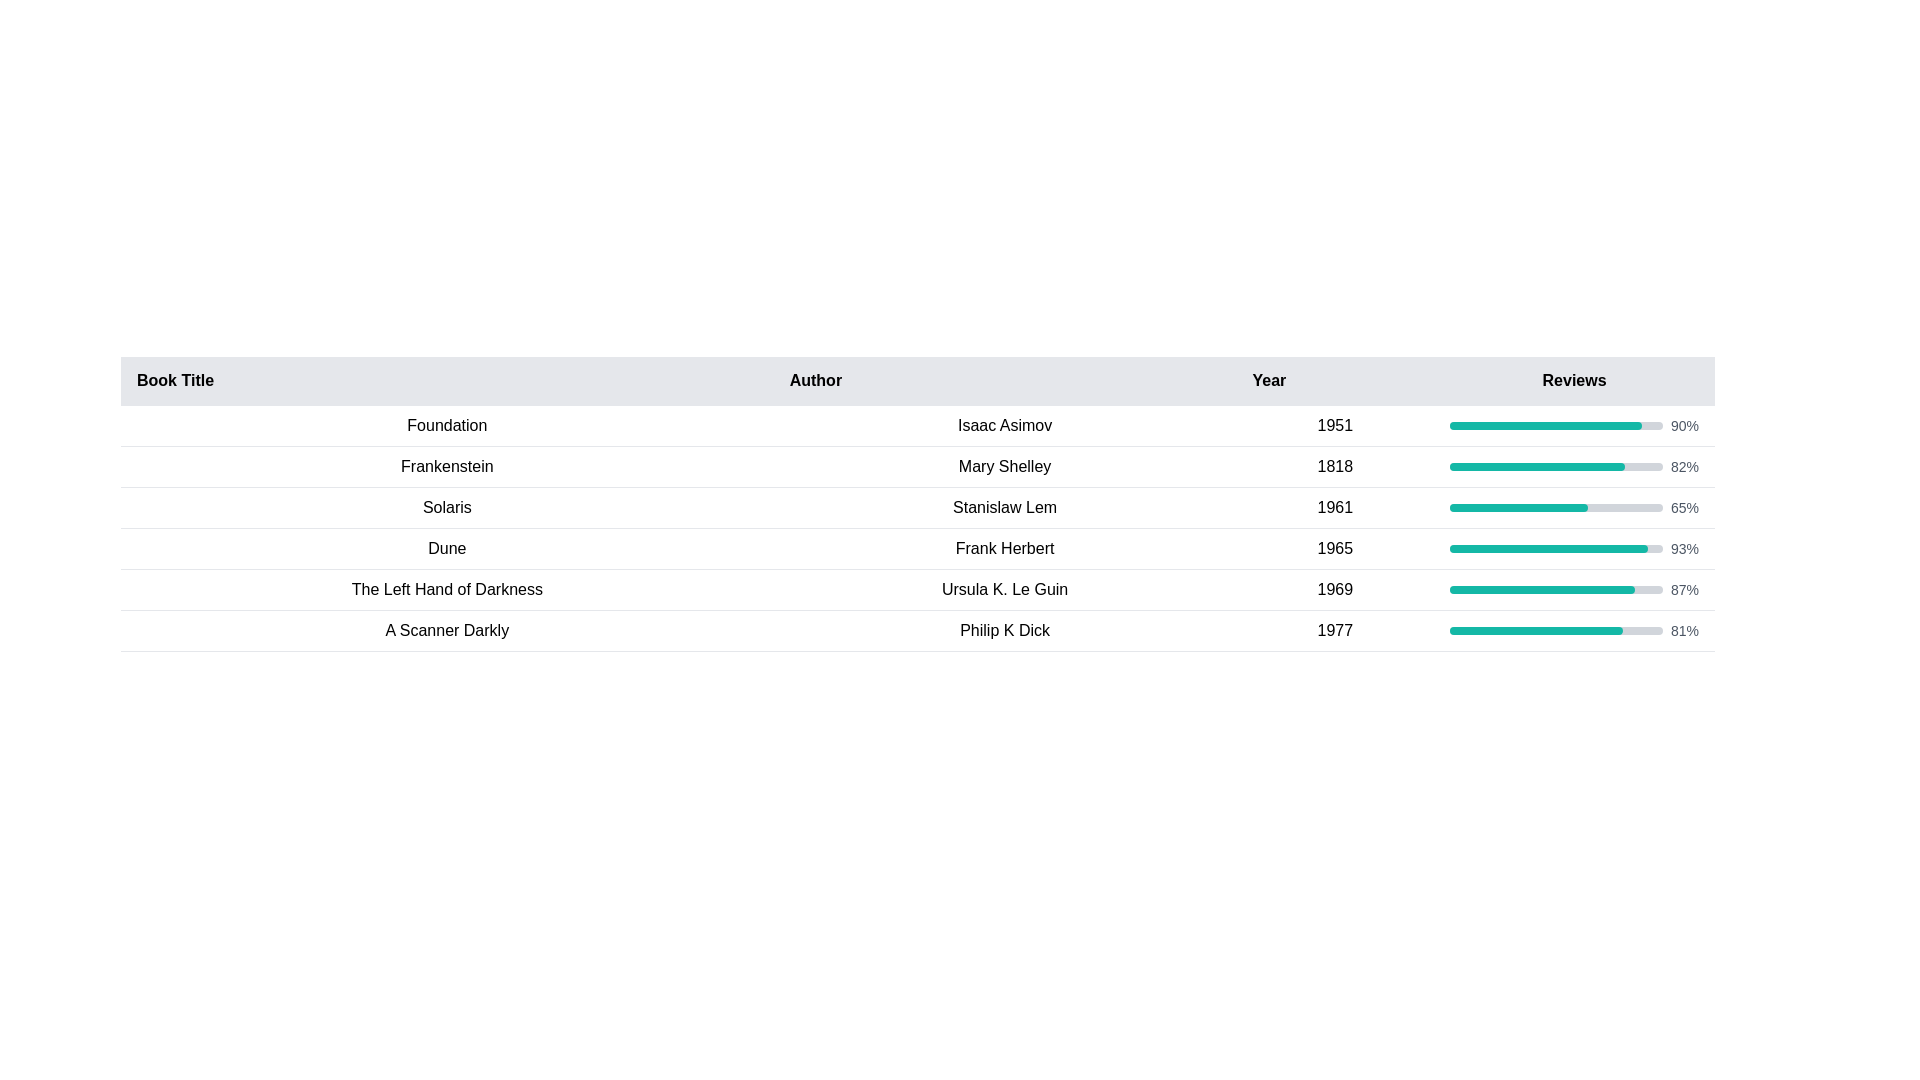 The height and width of the screenshot is (1080, 1920). What do you see at coordinates (446, 424) in the screenshot?
I see `the text area displaying 'Foundation' under the 'Book Title' header in the table layout` at bounding box center [446, 424].